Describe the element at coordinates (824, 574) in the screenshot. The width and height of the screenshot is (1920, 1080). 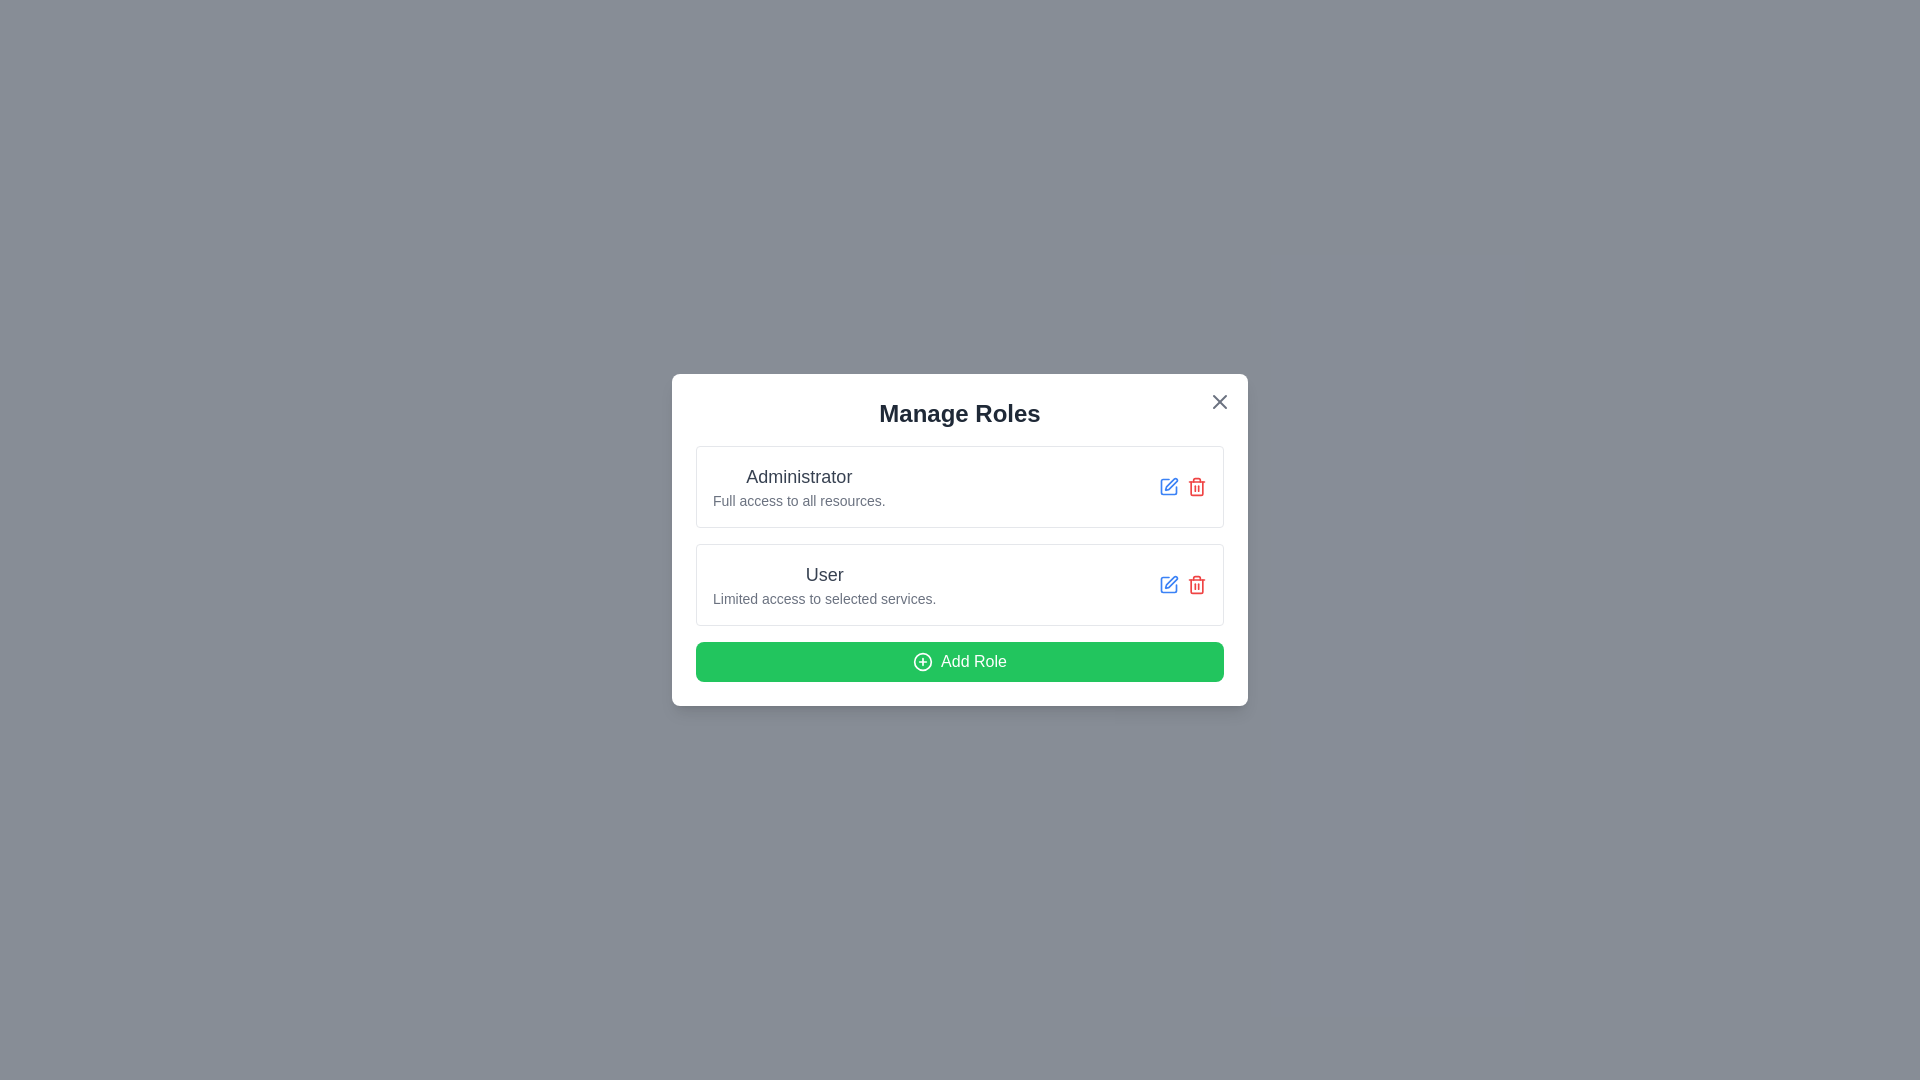
I see `the text label displaying 'User' in the 'Manage Roles' section` at that location.